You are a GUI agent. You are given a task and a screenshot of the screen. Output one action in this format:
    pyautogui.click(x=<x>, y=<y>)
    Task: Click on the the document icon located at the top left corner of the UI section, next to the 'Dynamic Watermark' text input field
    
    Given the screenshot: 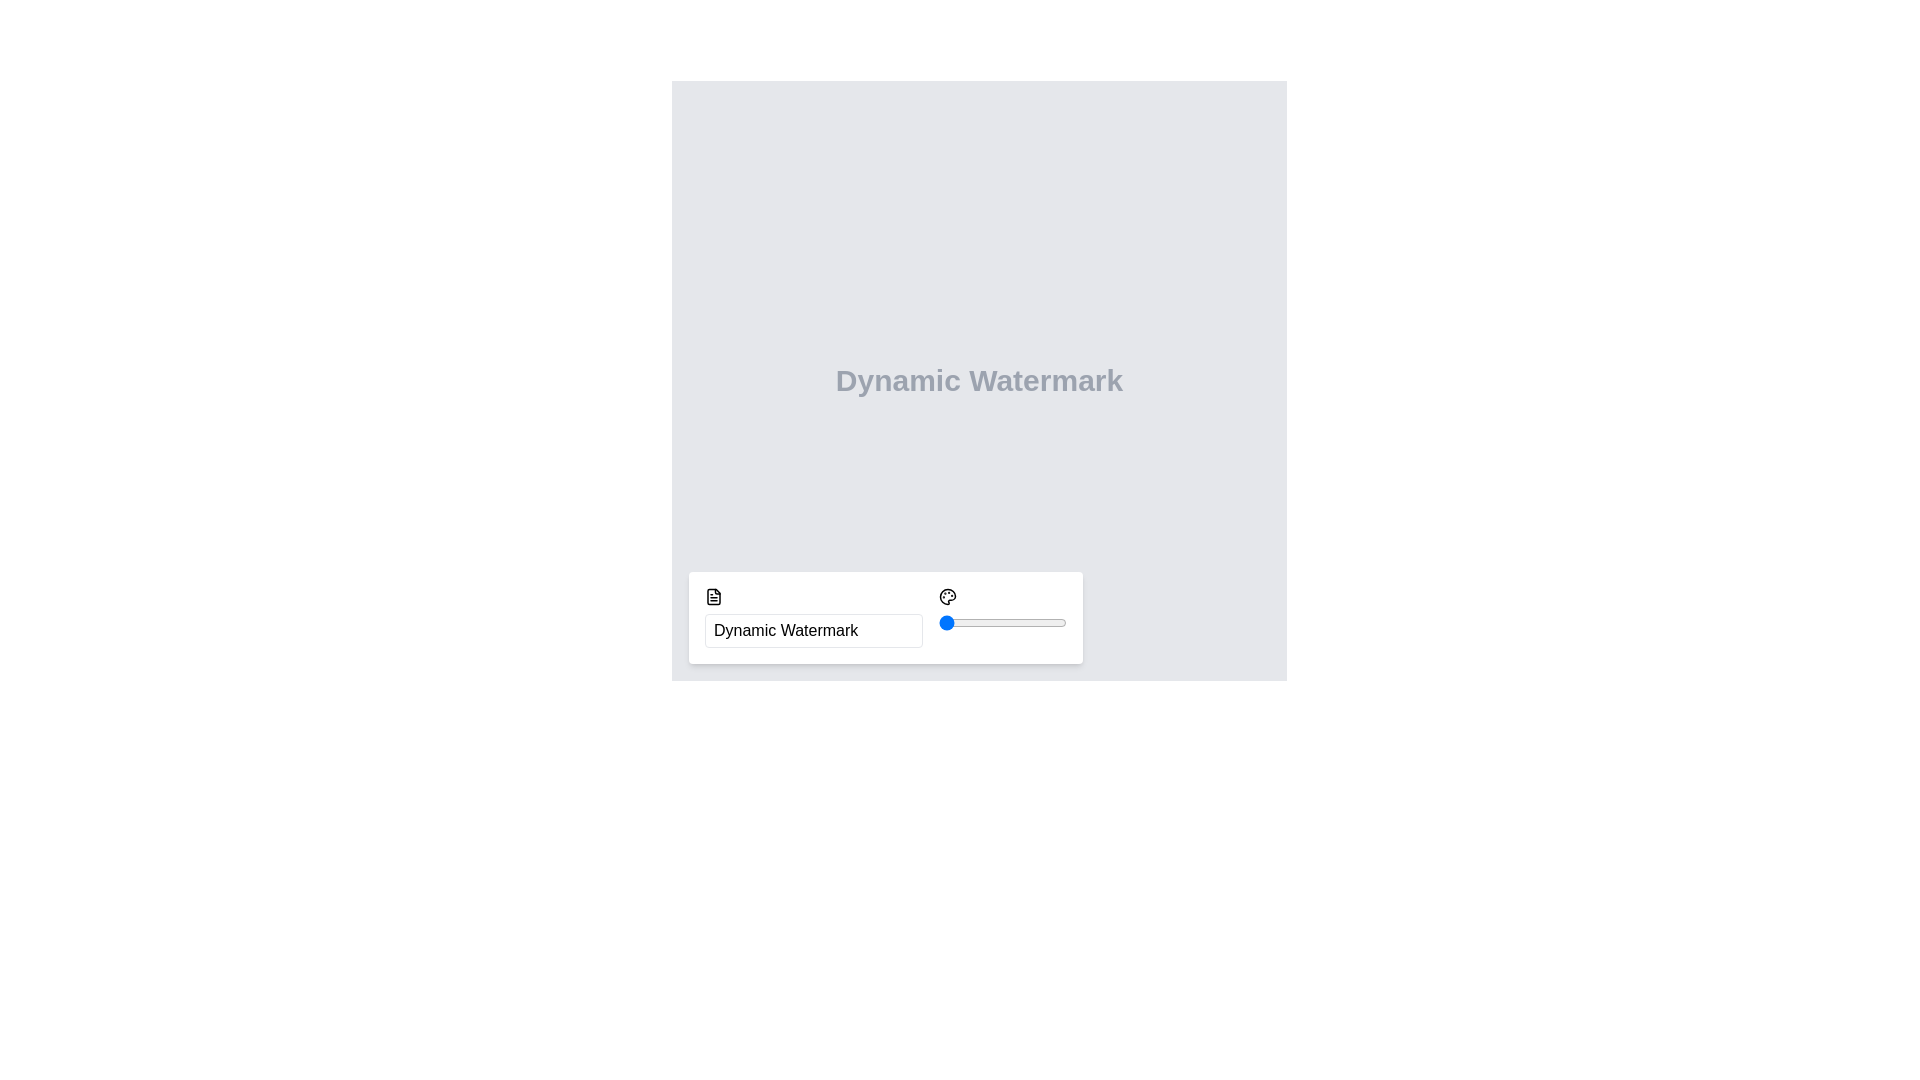 What is the action you would take?
    pyautogui.click(x=714, y=596)
    